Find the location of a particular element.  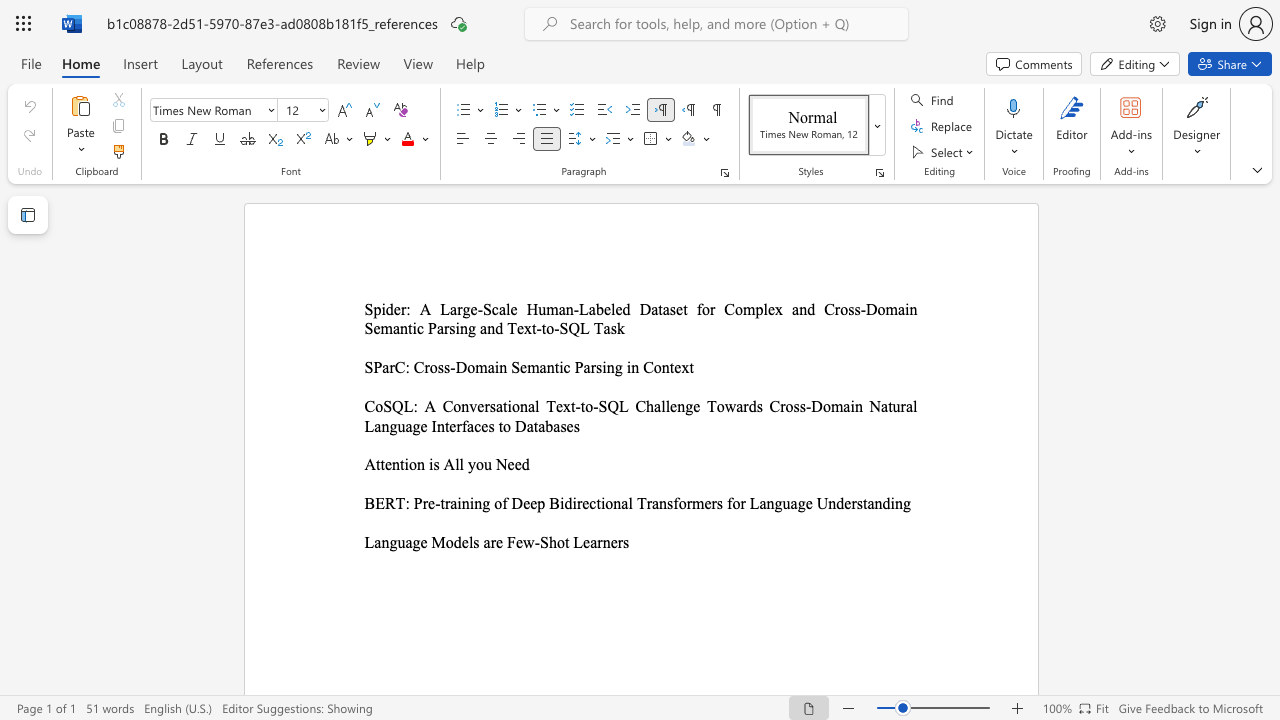

the 1th character "L" in the text is located at coordinates (369, 542).